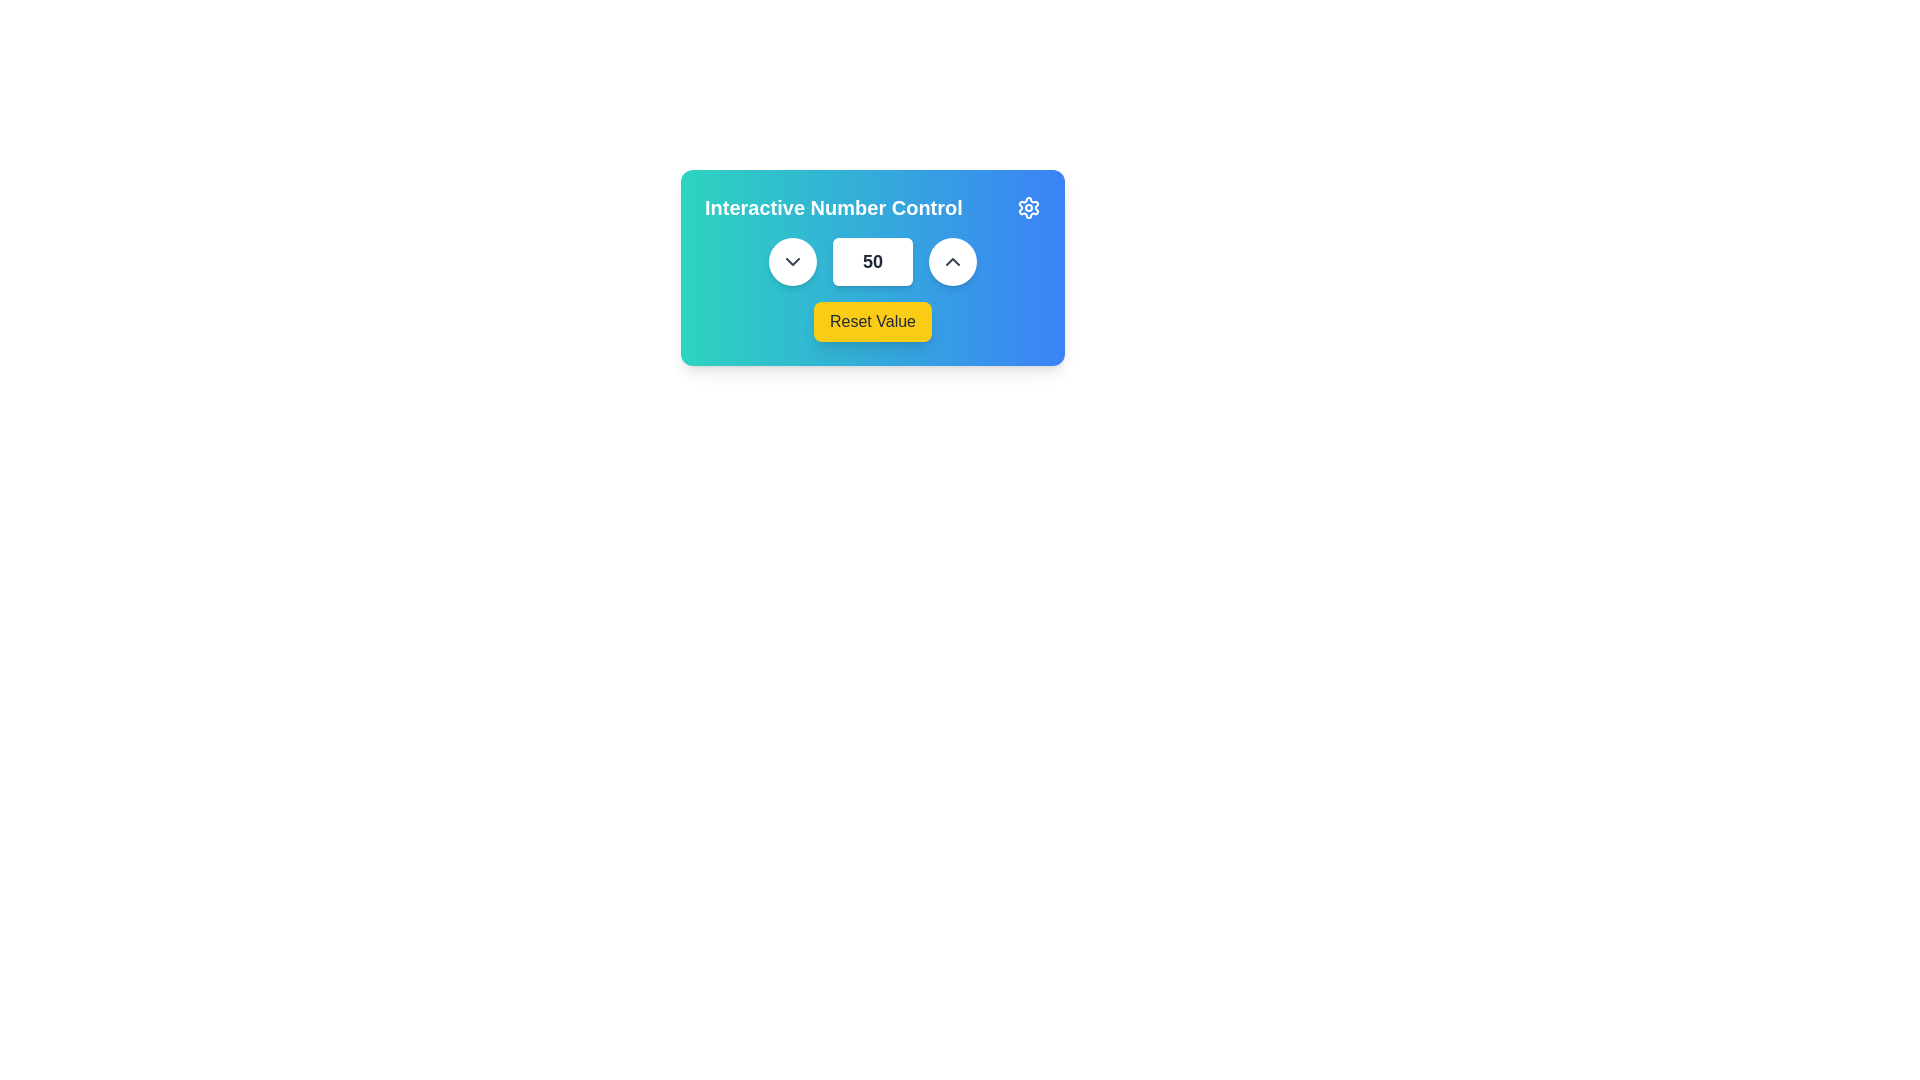 The width and height of the screenshot is (1920, 1080). I want to click on the settings icon located at the top-right corner of the interactive number control panel, so click(1028, 208).